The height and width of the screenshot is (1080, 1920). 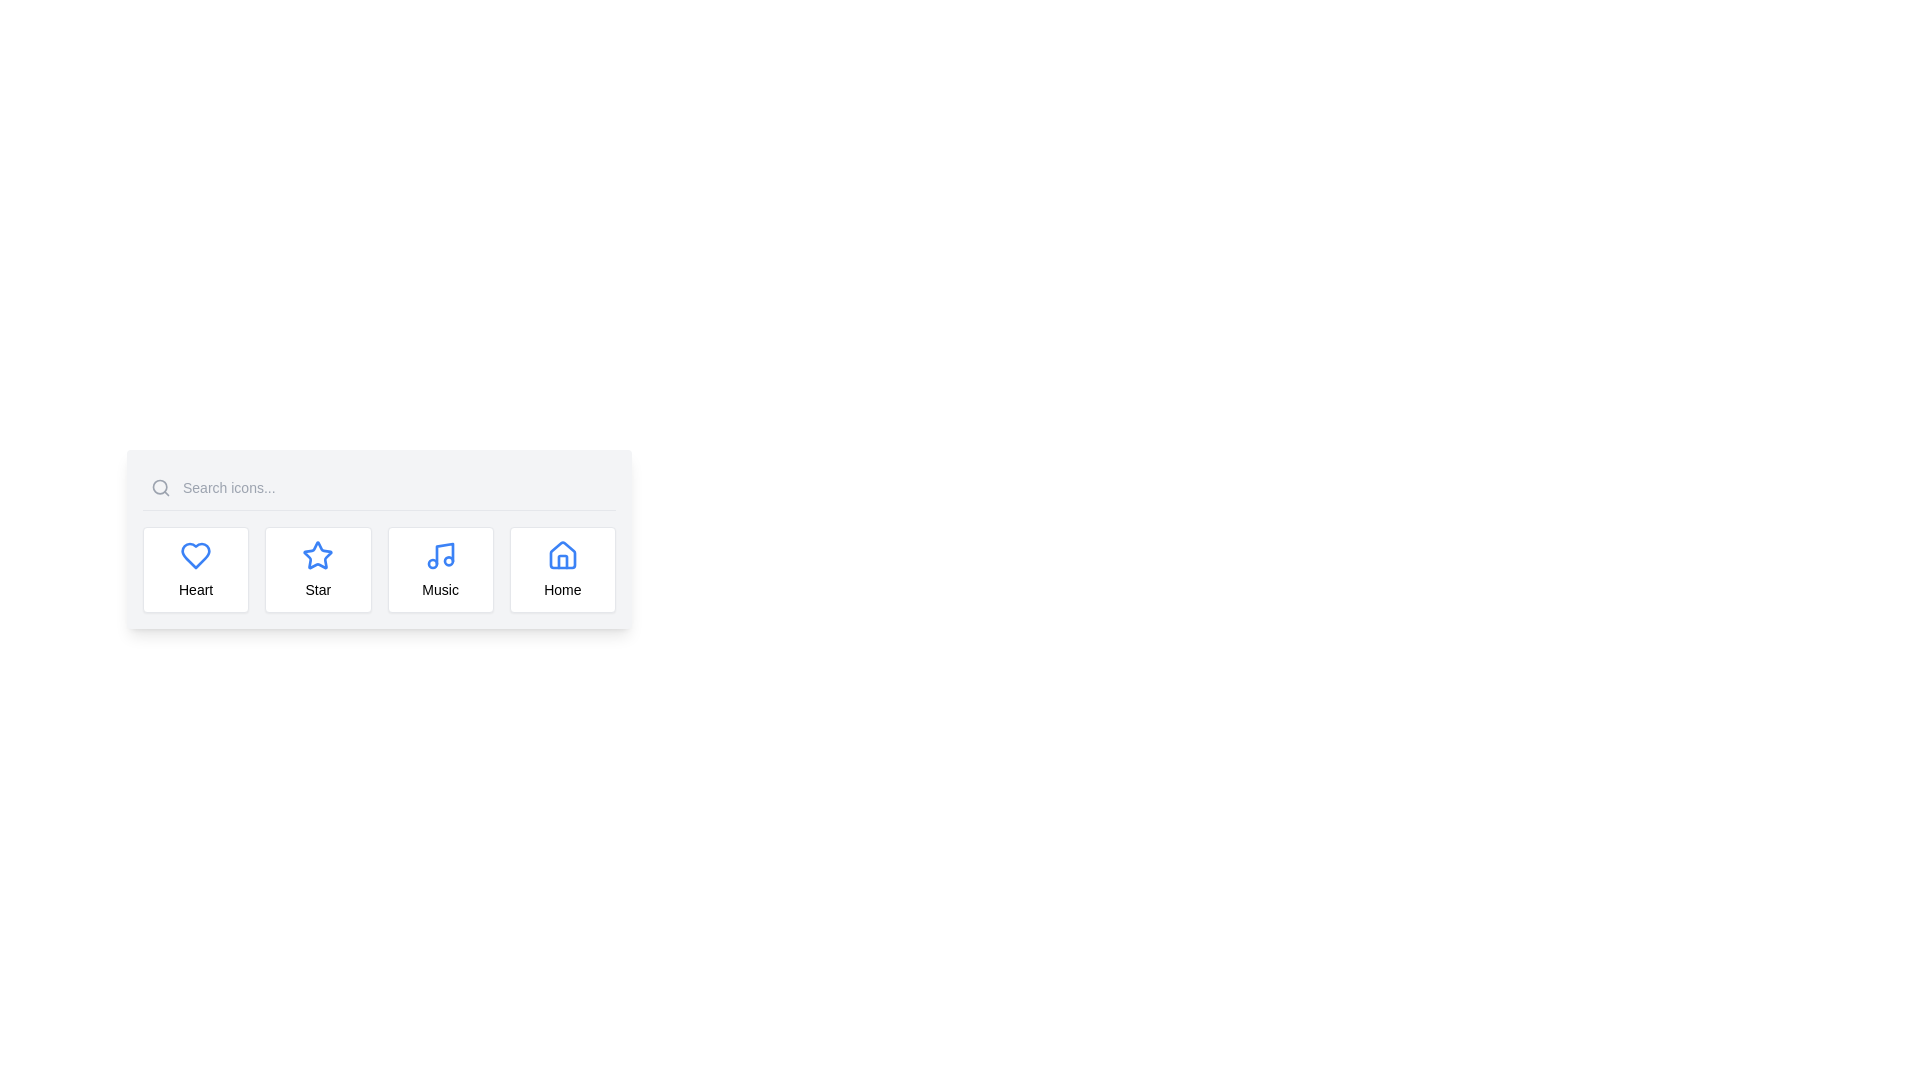 I want to click on the 'Heart' card icon button located at the top-left corner of the grid layout by moving the cursor to its center point, so click(x=196, y=570).